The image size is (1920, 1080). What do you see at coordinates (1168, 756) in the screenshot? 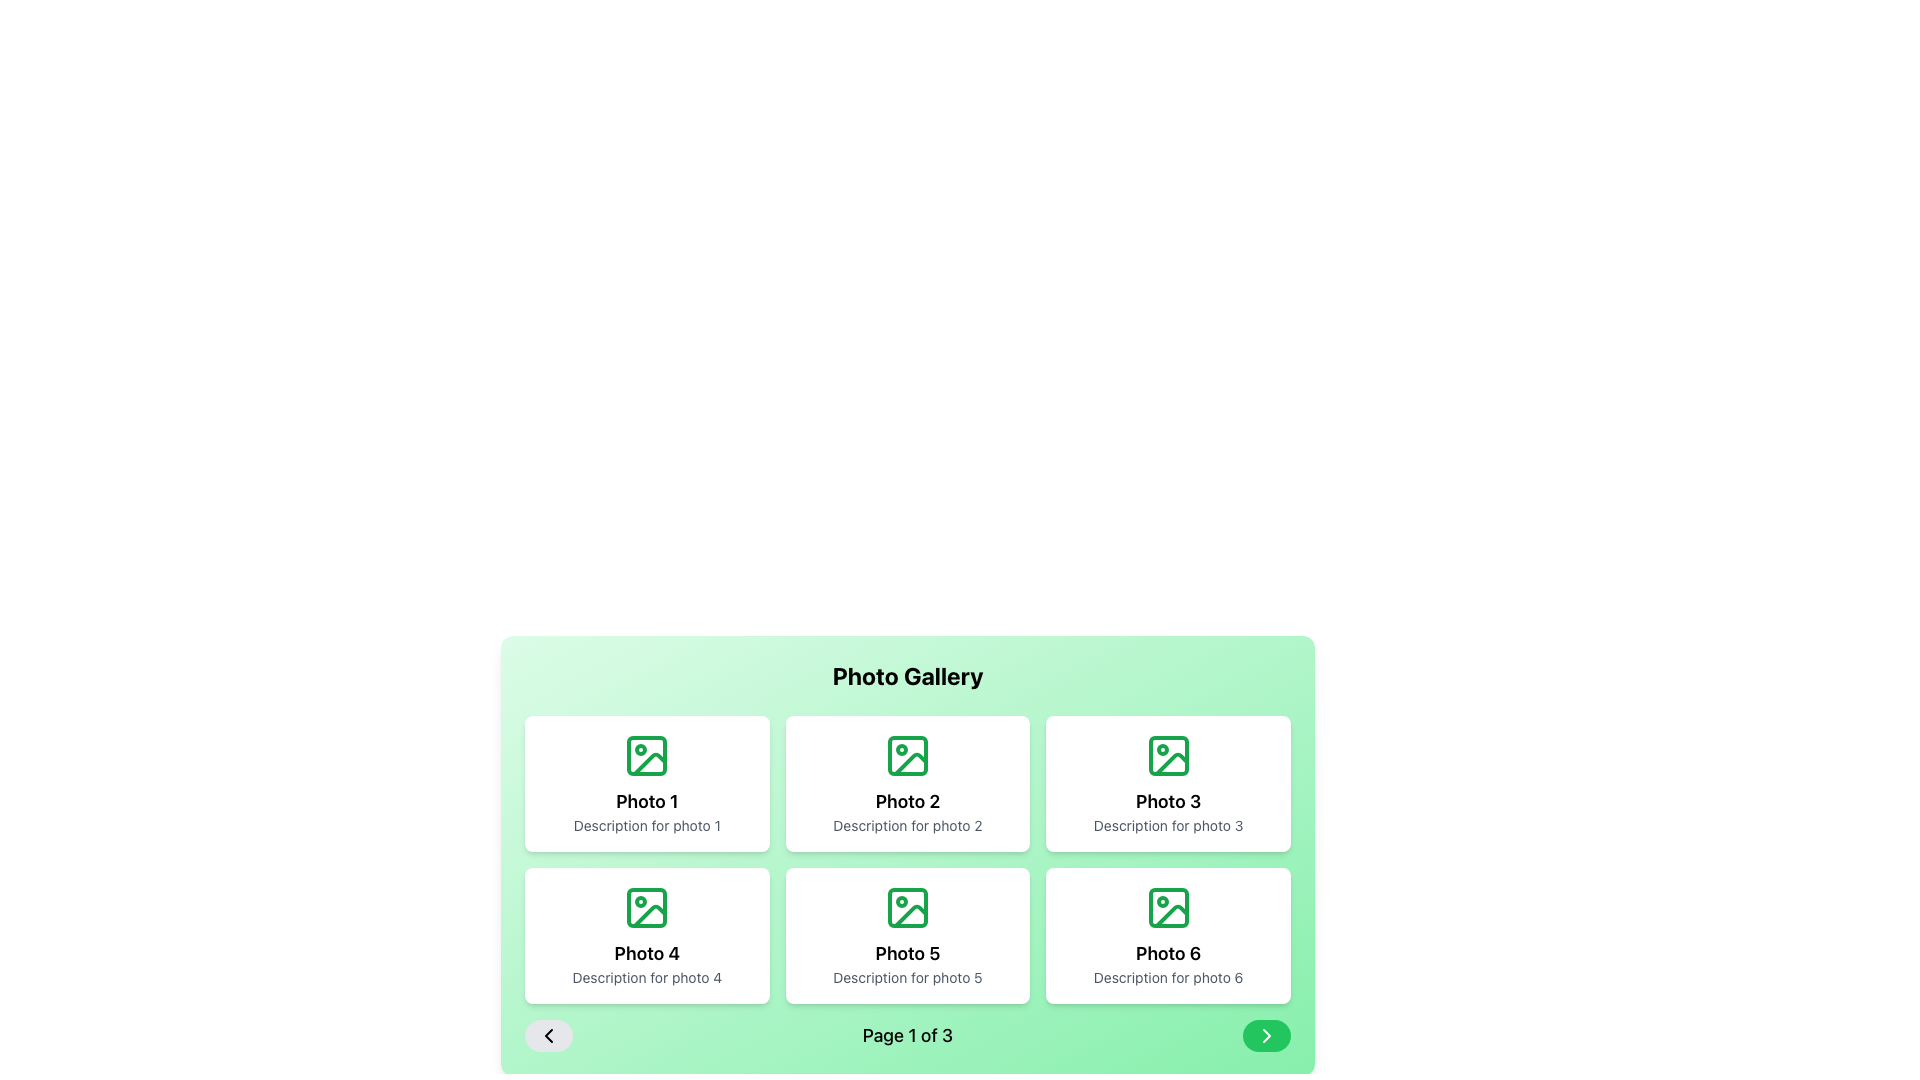
I see `the decorative background rectangle of the 'Photo 3' icon in the gallery's top row, which serves as the main visual component of the icon design` at bounding box center [1168, 756].